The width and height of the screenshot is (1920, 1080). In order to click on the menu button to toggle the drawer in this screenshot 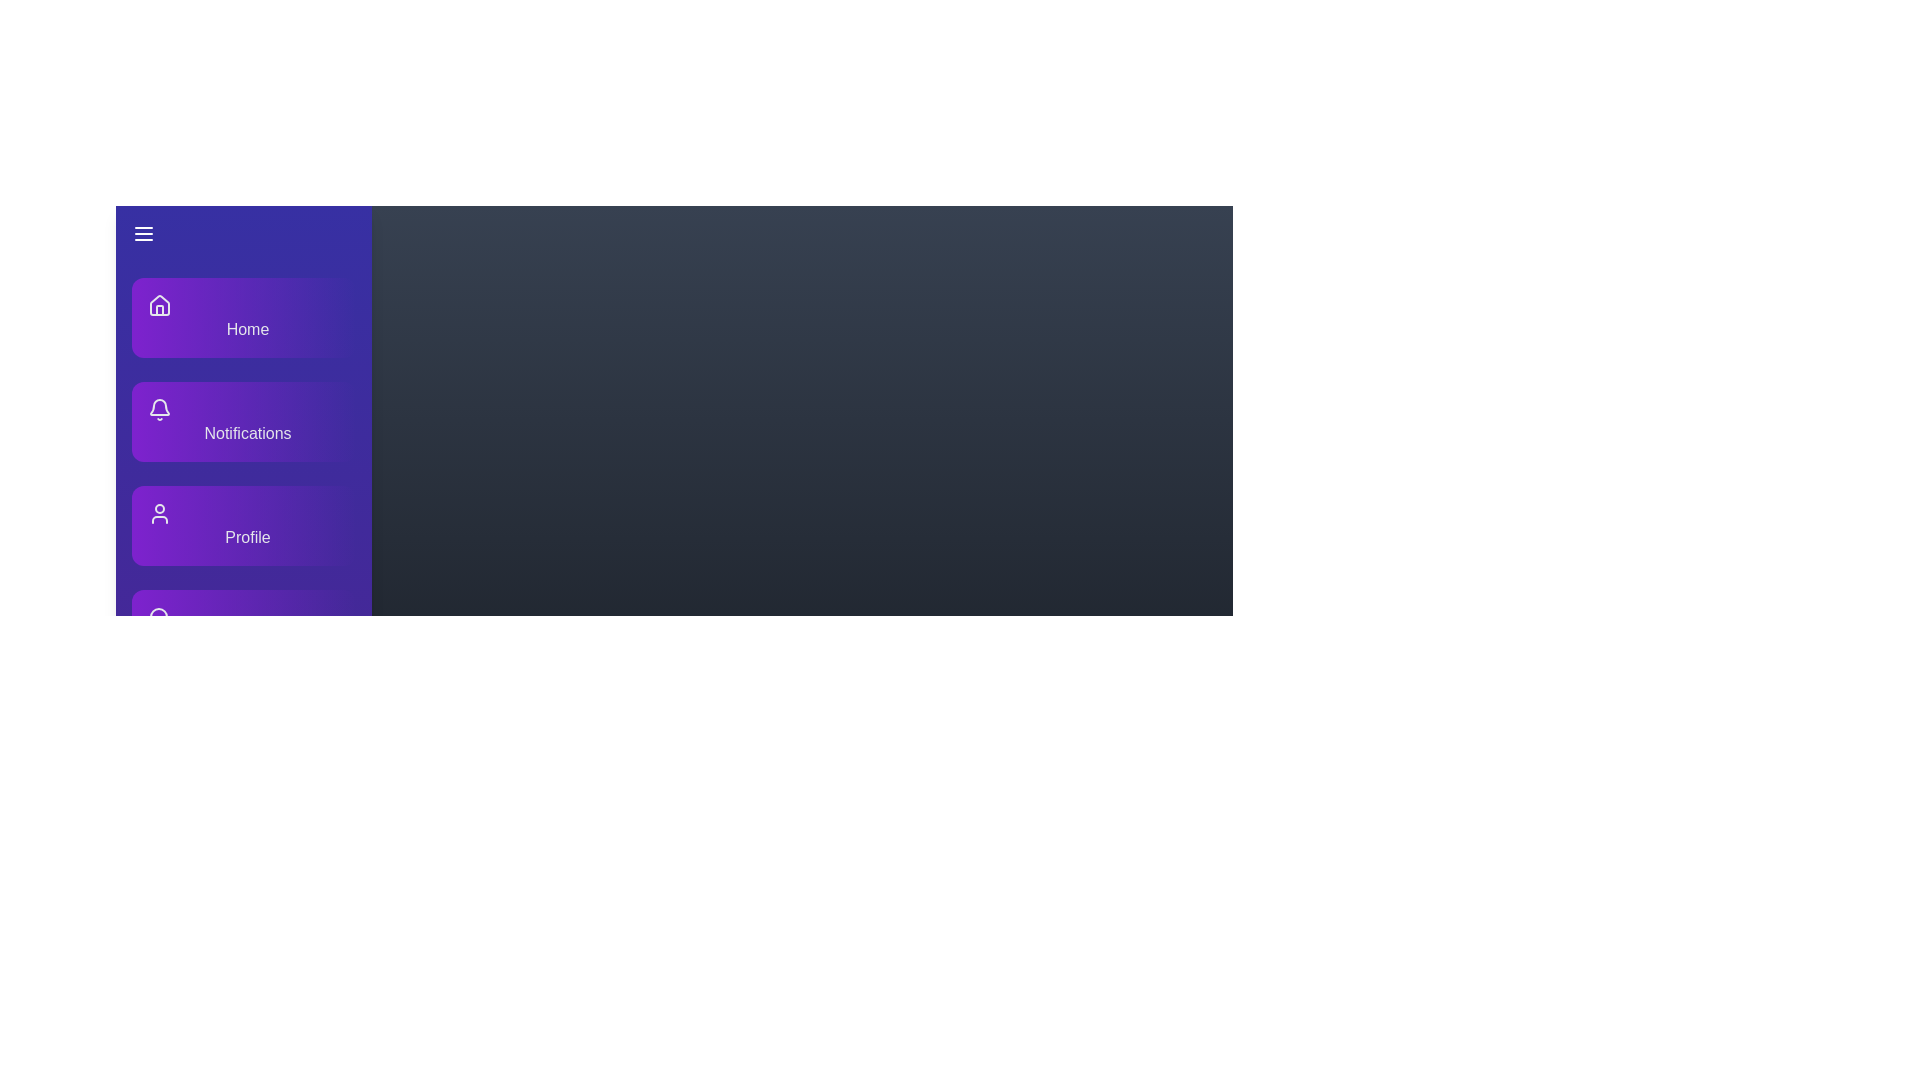, I will do `click(243, 233)`.